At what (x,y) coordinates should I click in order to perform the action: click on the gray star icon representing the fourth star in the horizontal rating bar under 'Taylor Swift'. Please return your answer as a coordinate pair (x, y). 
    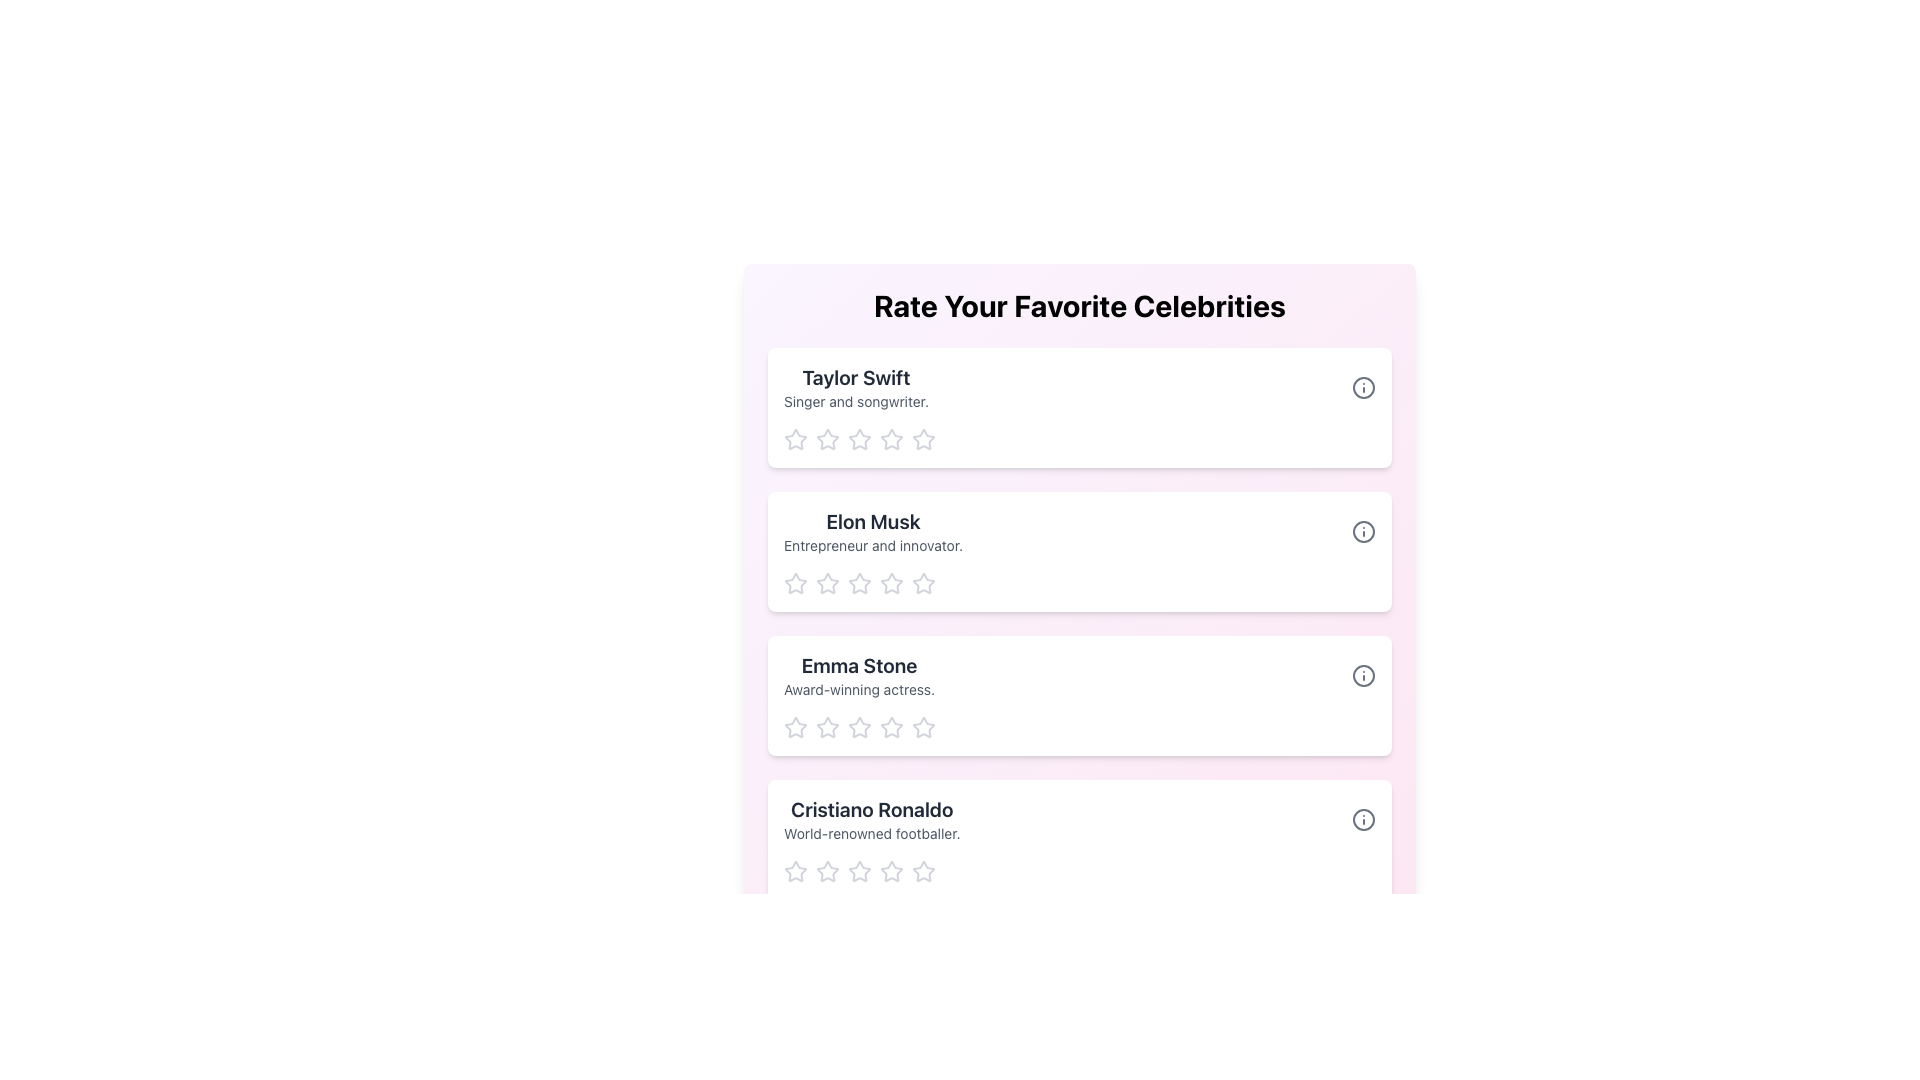
    Looking at the image, I should click on (891, 438).